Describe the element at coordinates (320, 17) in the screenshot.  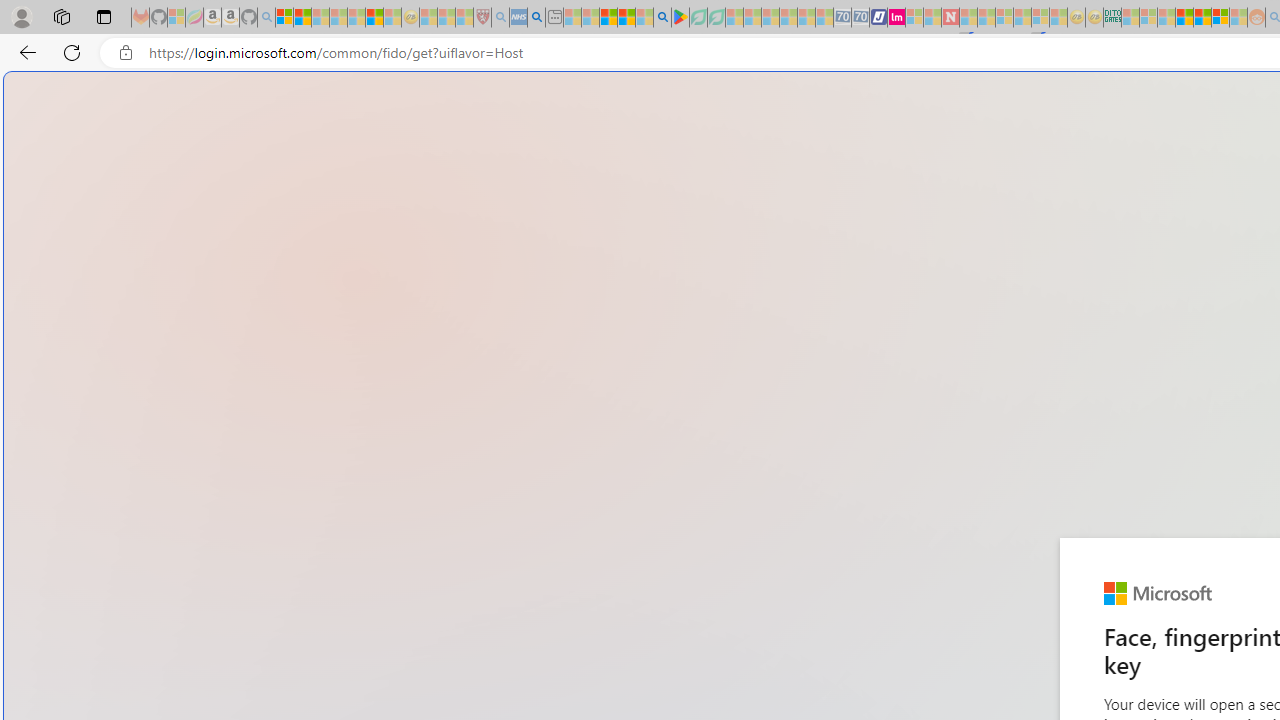
I see `'The Weather Channel - MSN - Sleeping'` at that location.